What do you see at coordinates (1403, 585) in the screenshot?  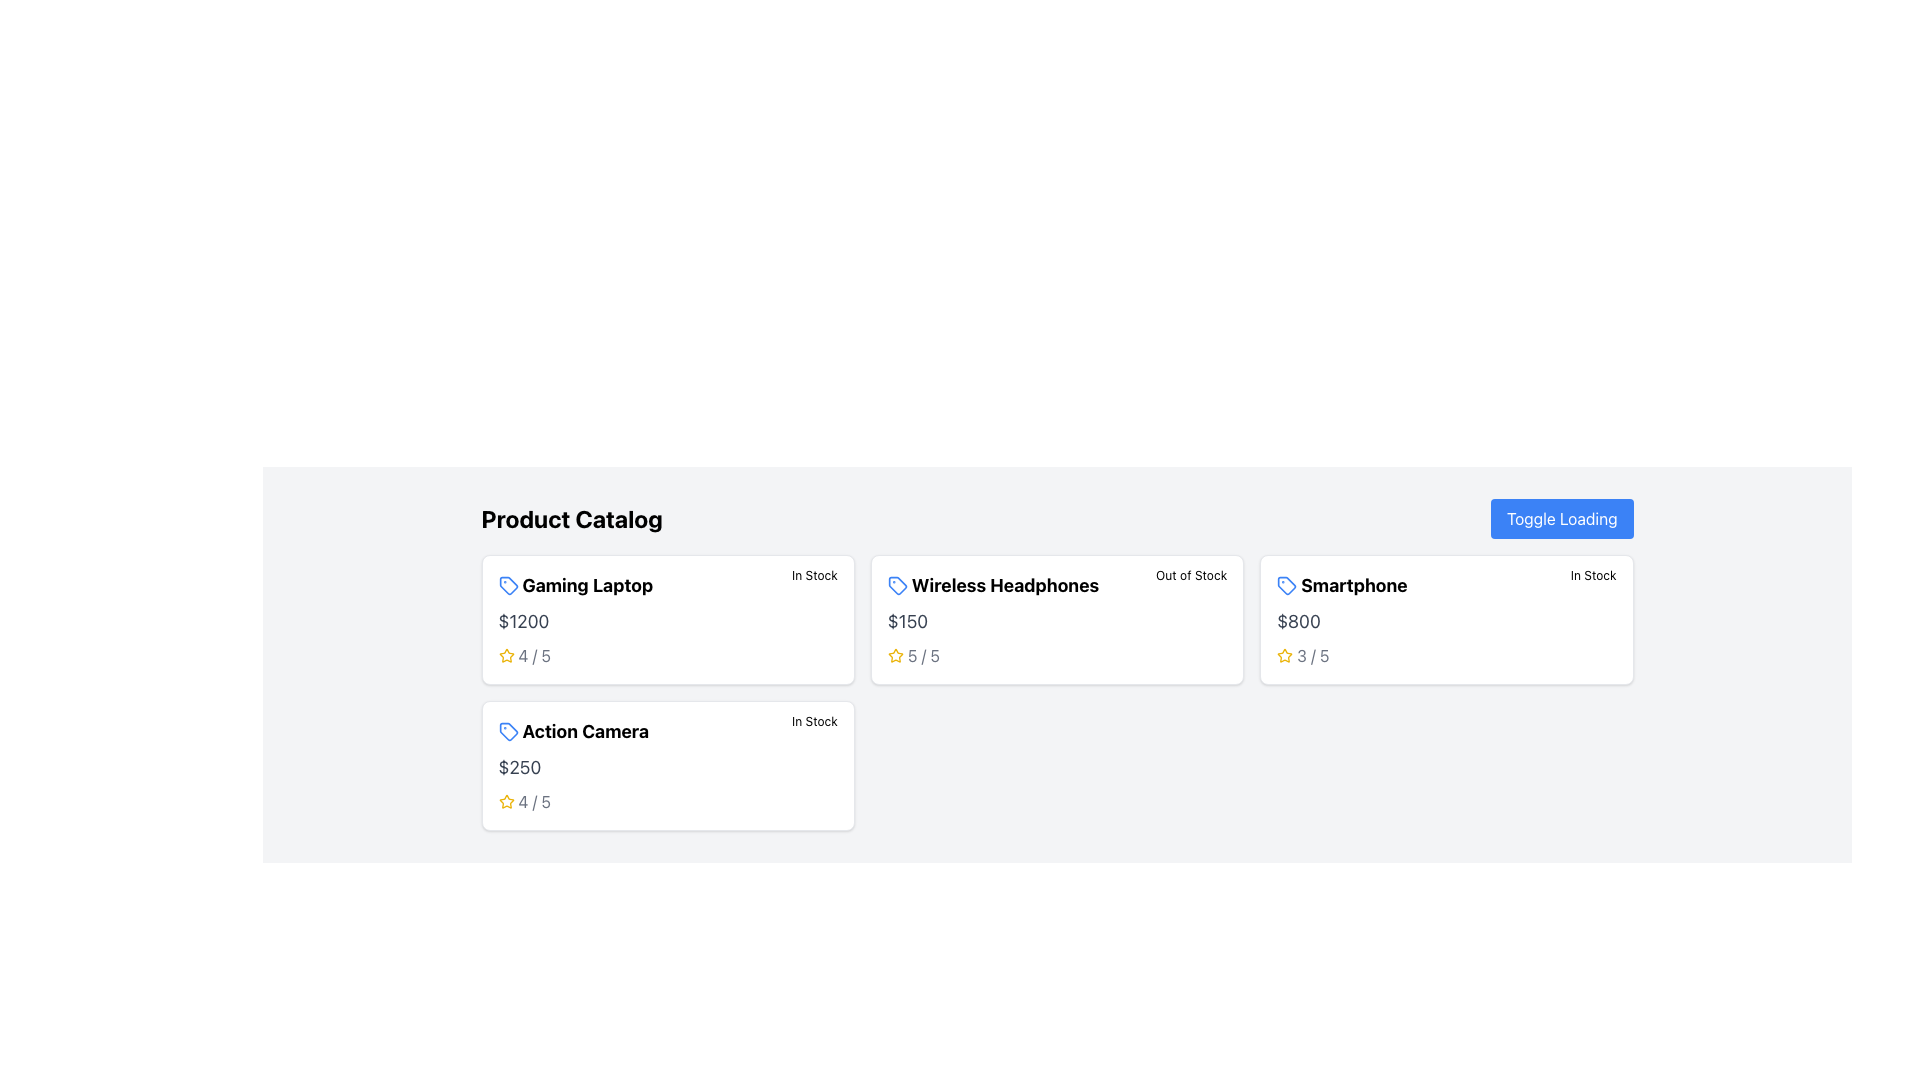 I see `text element displaying 'Smartphone' which features bold black text and a blue icon resembling a tag, located in the third column of a card layout, centered at the top of the card` at bounding box center [1403, 585].